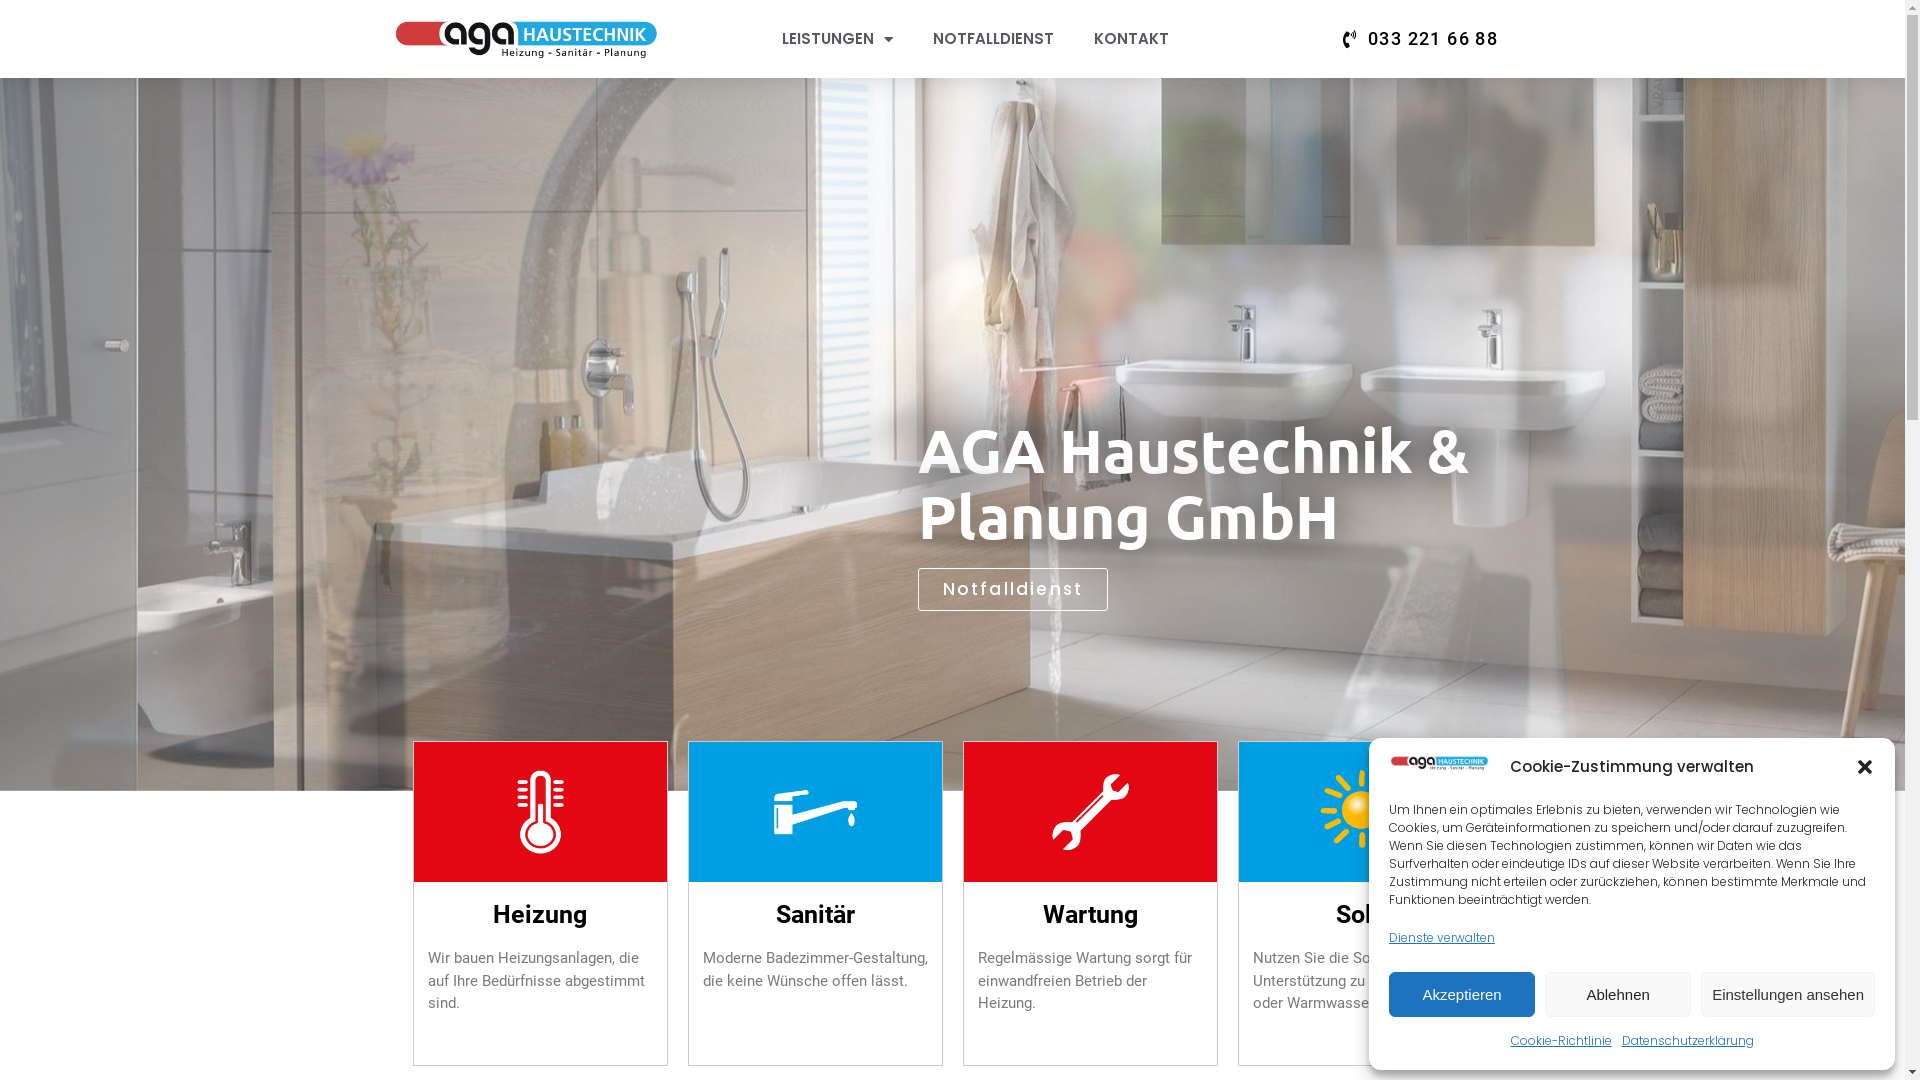  Describe the element at coordinates (1617, 994) in the screenshot. I see `'Ablehnen'` at that location.